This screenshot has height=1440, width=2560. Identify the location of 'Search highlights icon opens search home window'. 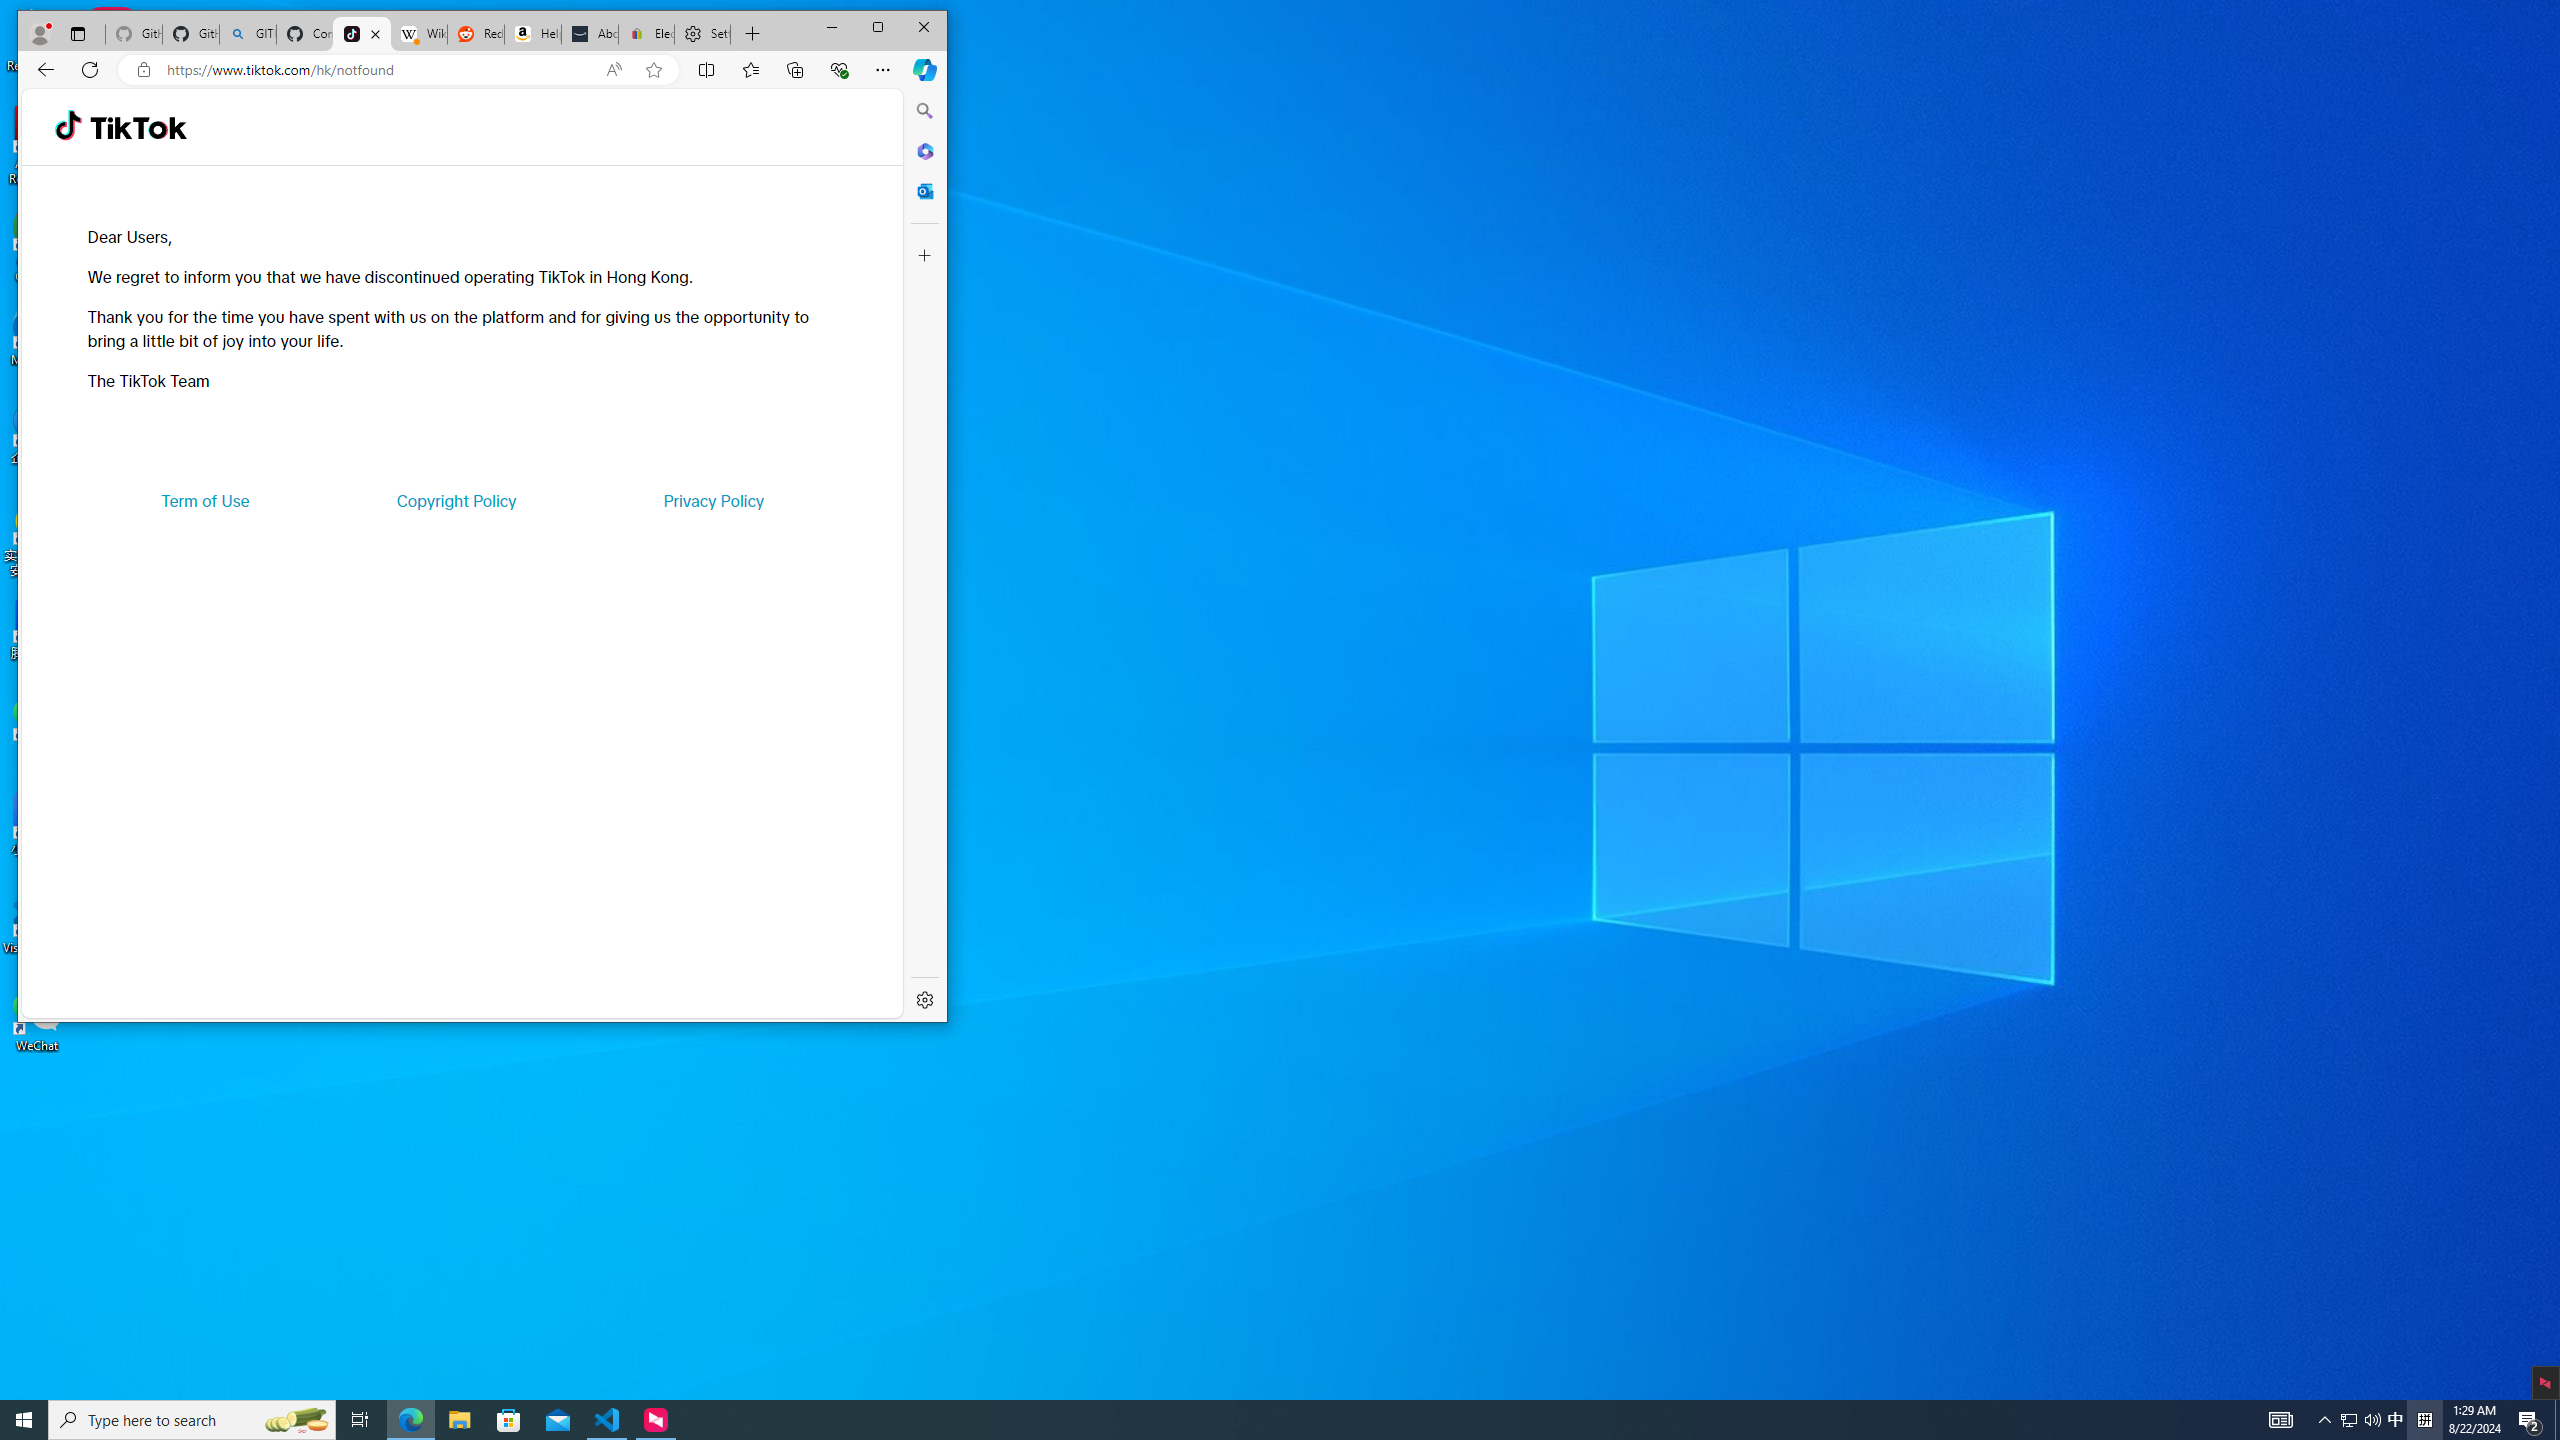
(294, 1418).